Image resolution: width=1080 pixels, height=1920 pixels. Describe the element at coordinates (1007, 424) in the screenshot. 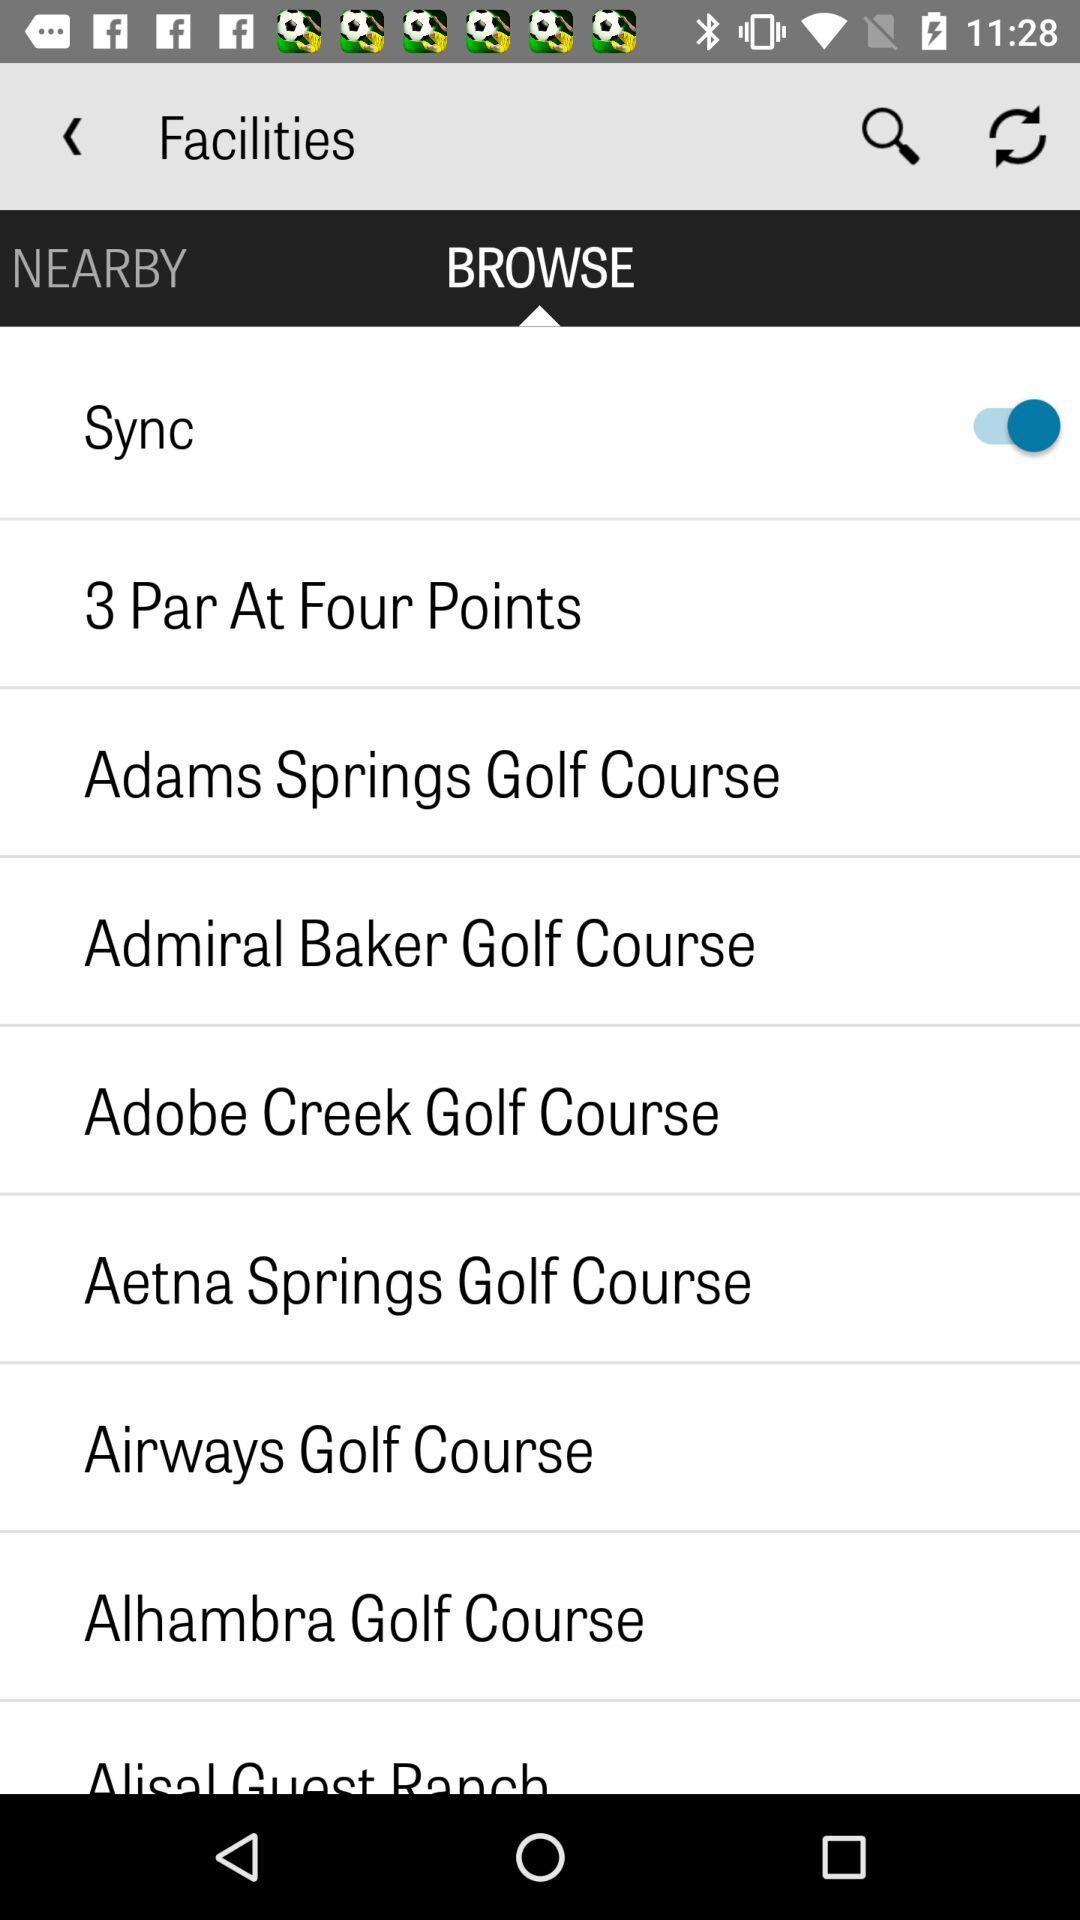

I see `item next to the sync item` at that location.